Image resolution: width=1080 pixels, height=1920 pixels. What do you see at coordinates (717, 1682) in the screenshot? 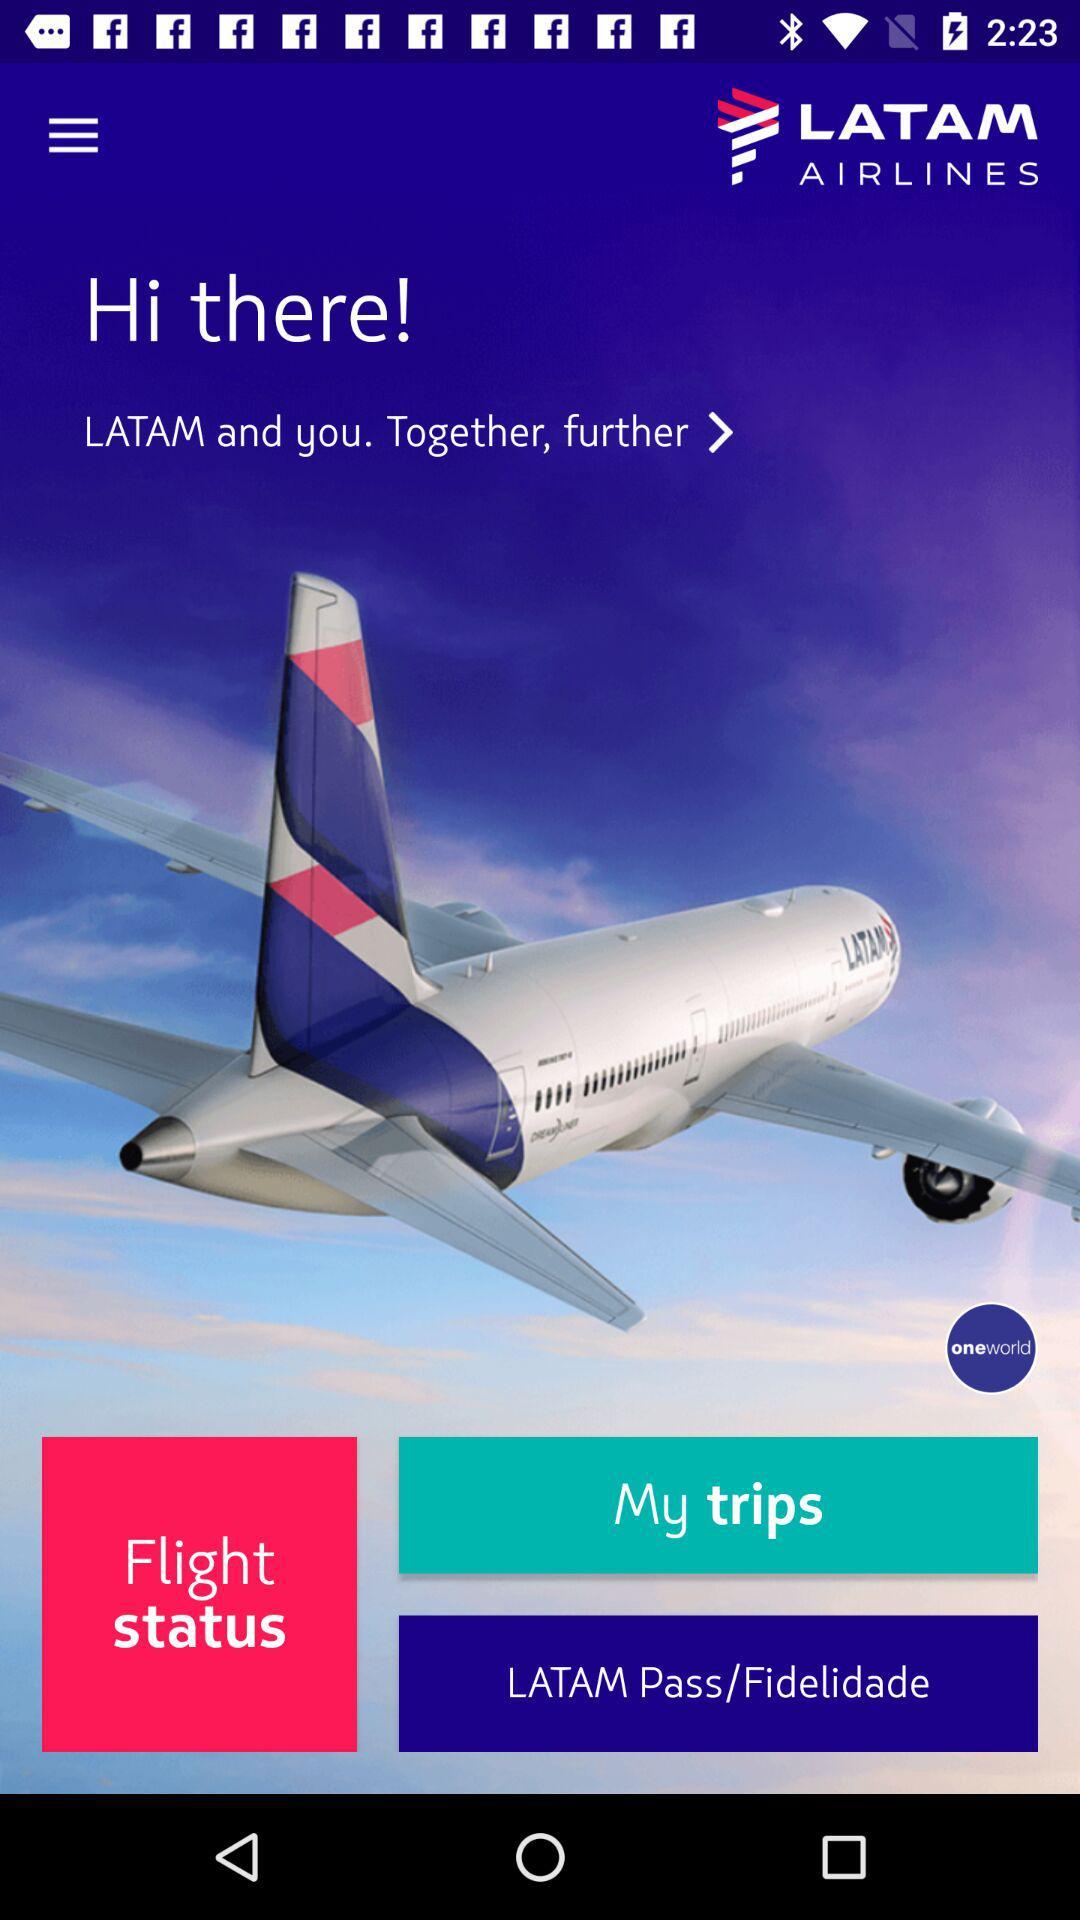
I see `the item below my trips item` at bounding box center [717, 1682].